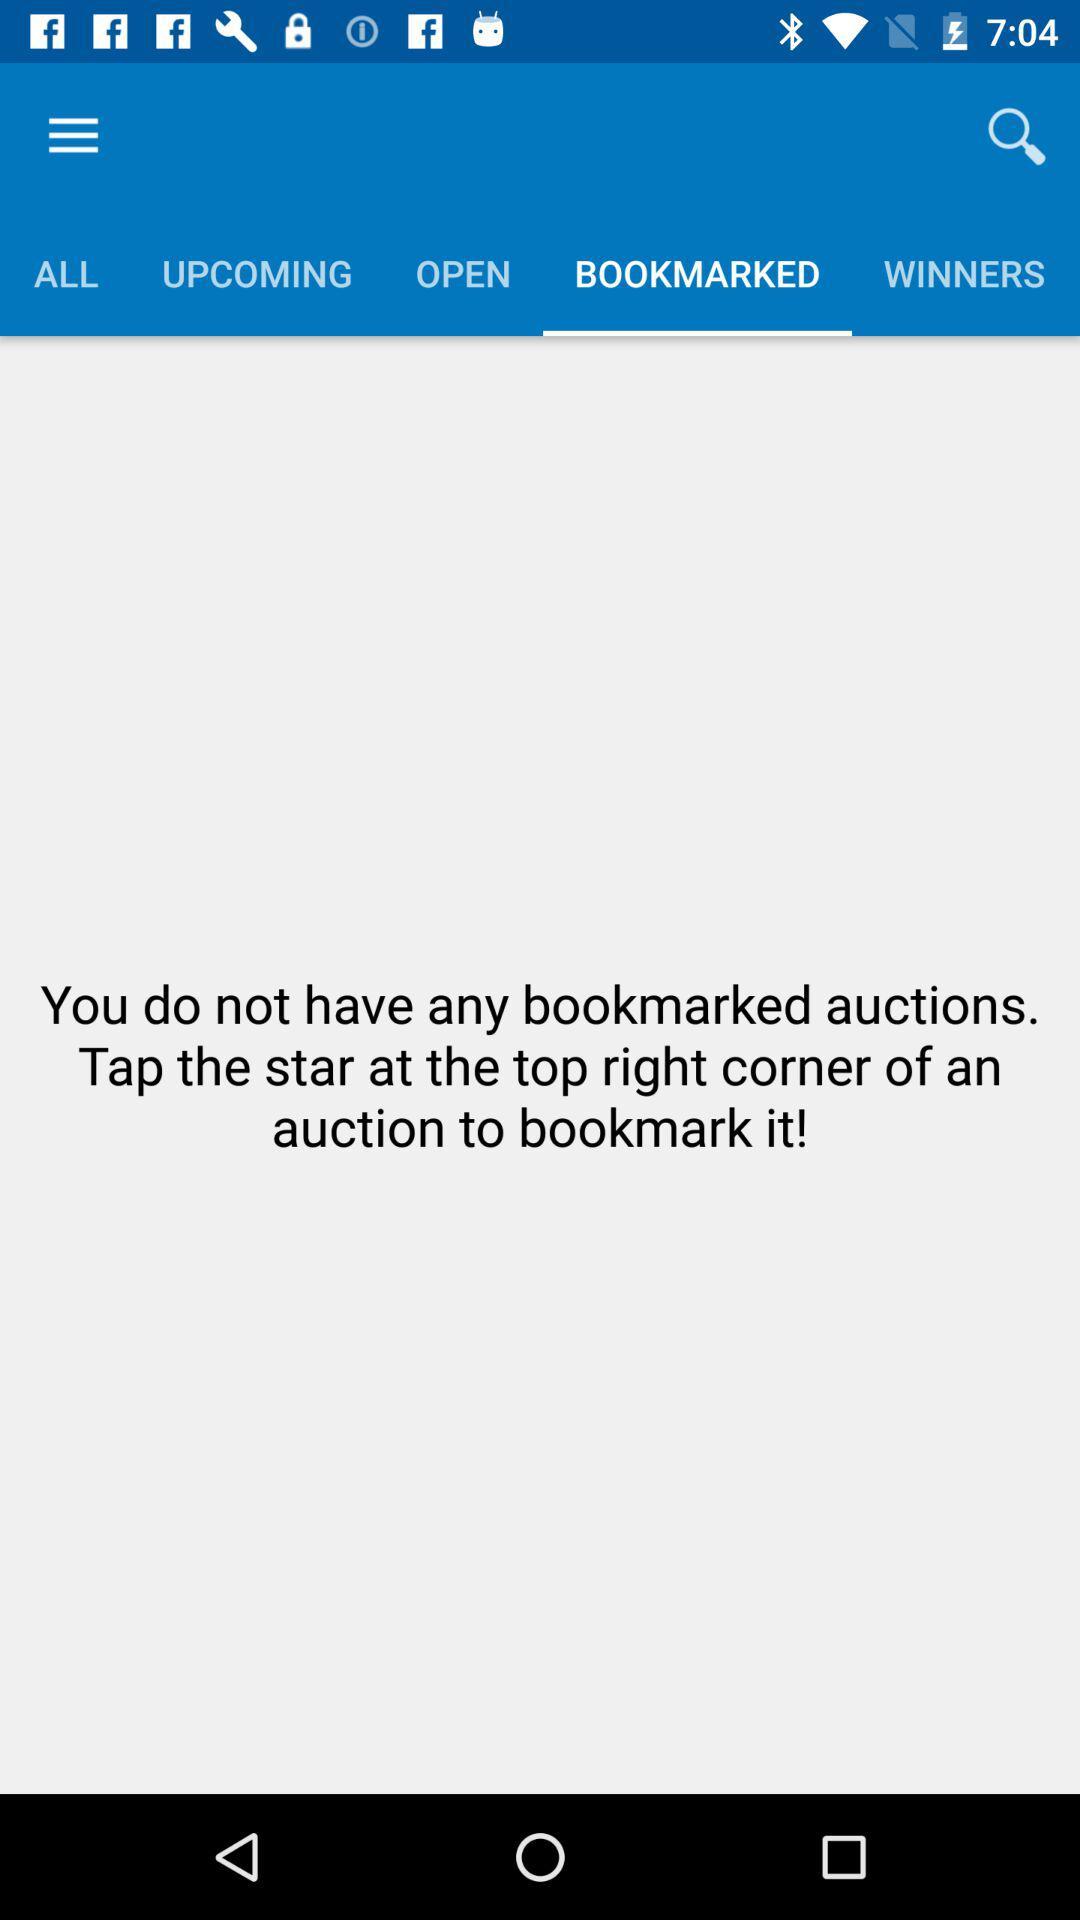  What do you see at coordinates (72, 135) in the screenshot?
I see `the item above the all icon` at bounding box center [72, 135].